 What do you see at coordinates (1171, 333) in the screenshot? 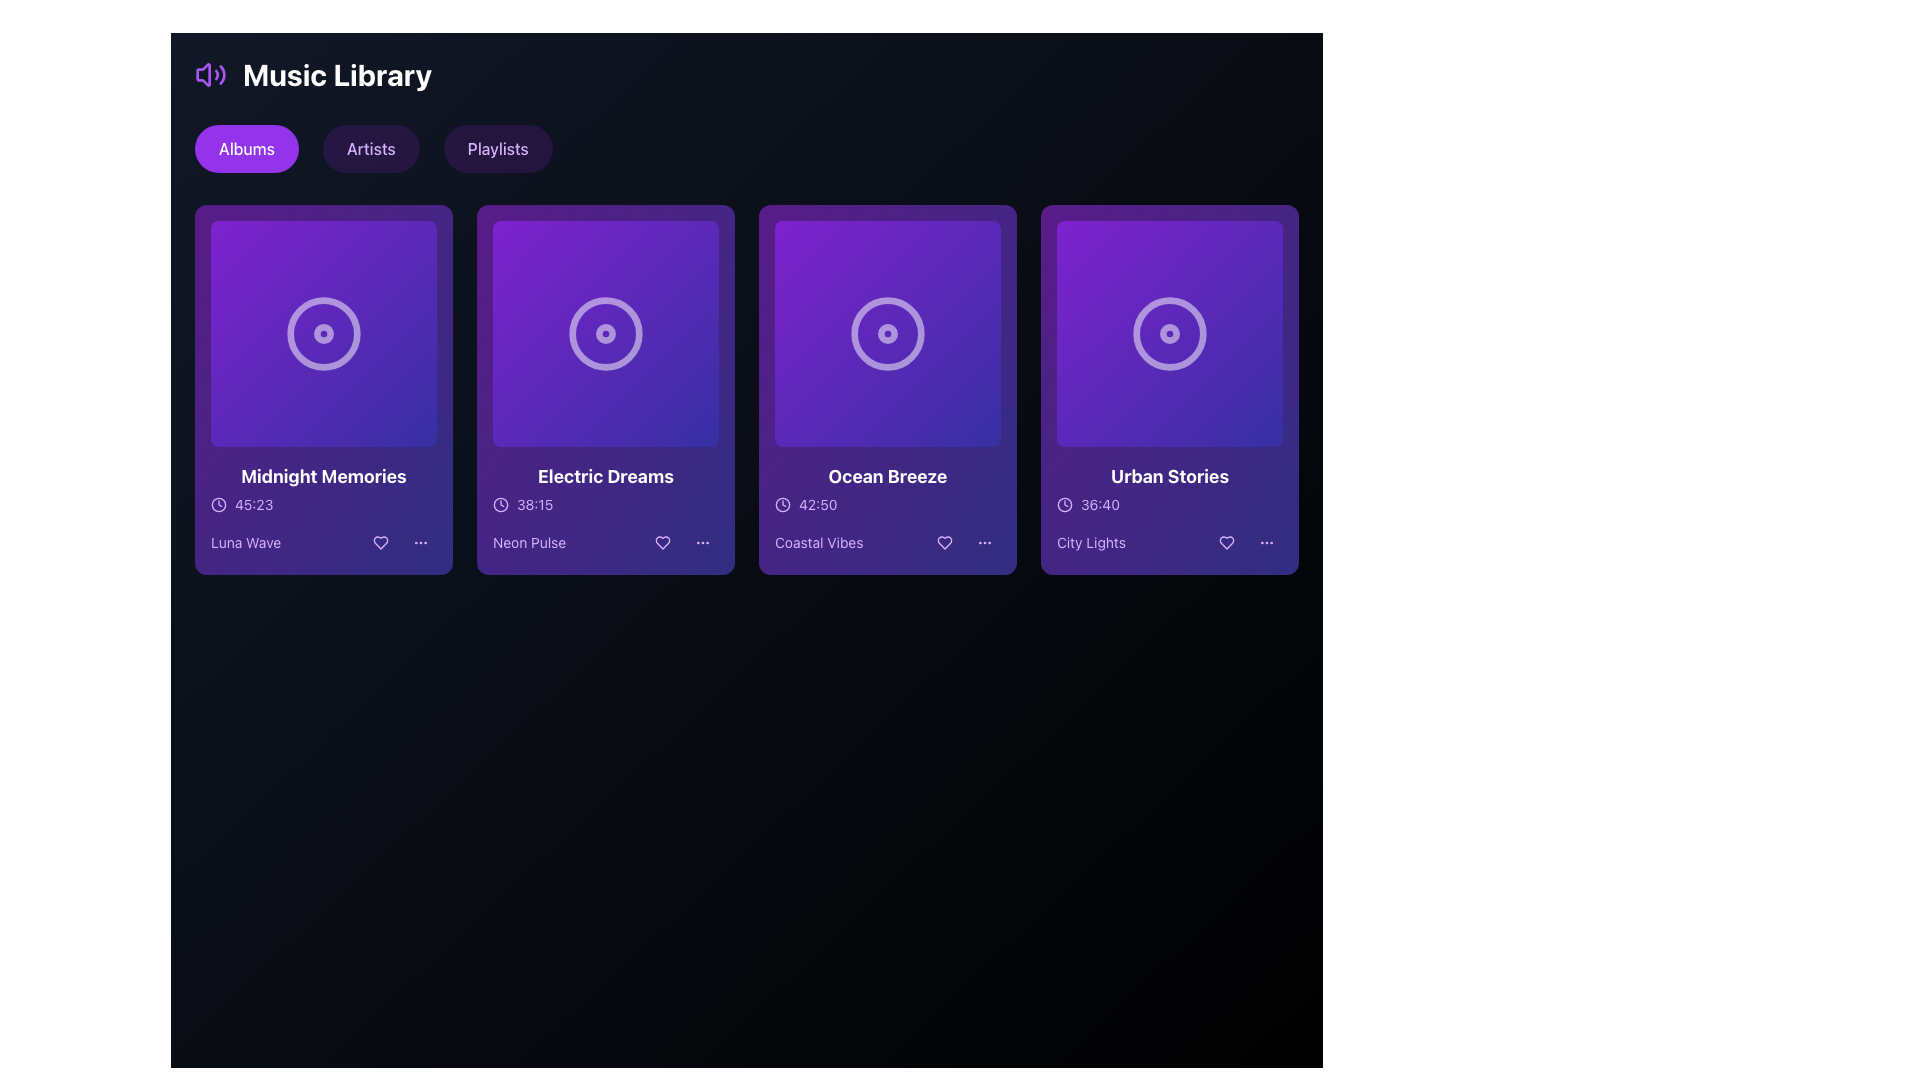
I see `the play icon, which is a white triangular shape within a purple circular background, centrally positioned in the media card titled 'Urban Stories' located in the fourth position of a row of cards` at bounding box center [1171, 333].